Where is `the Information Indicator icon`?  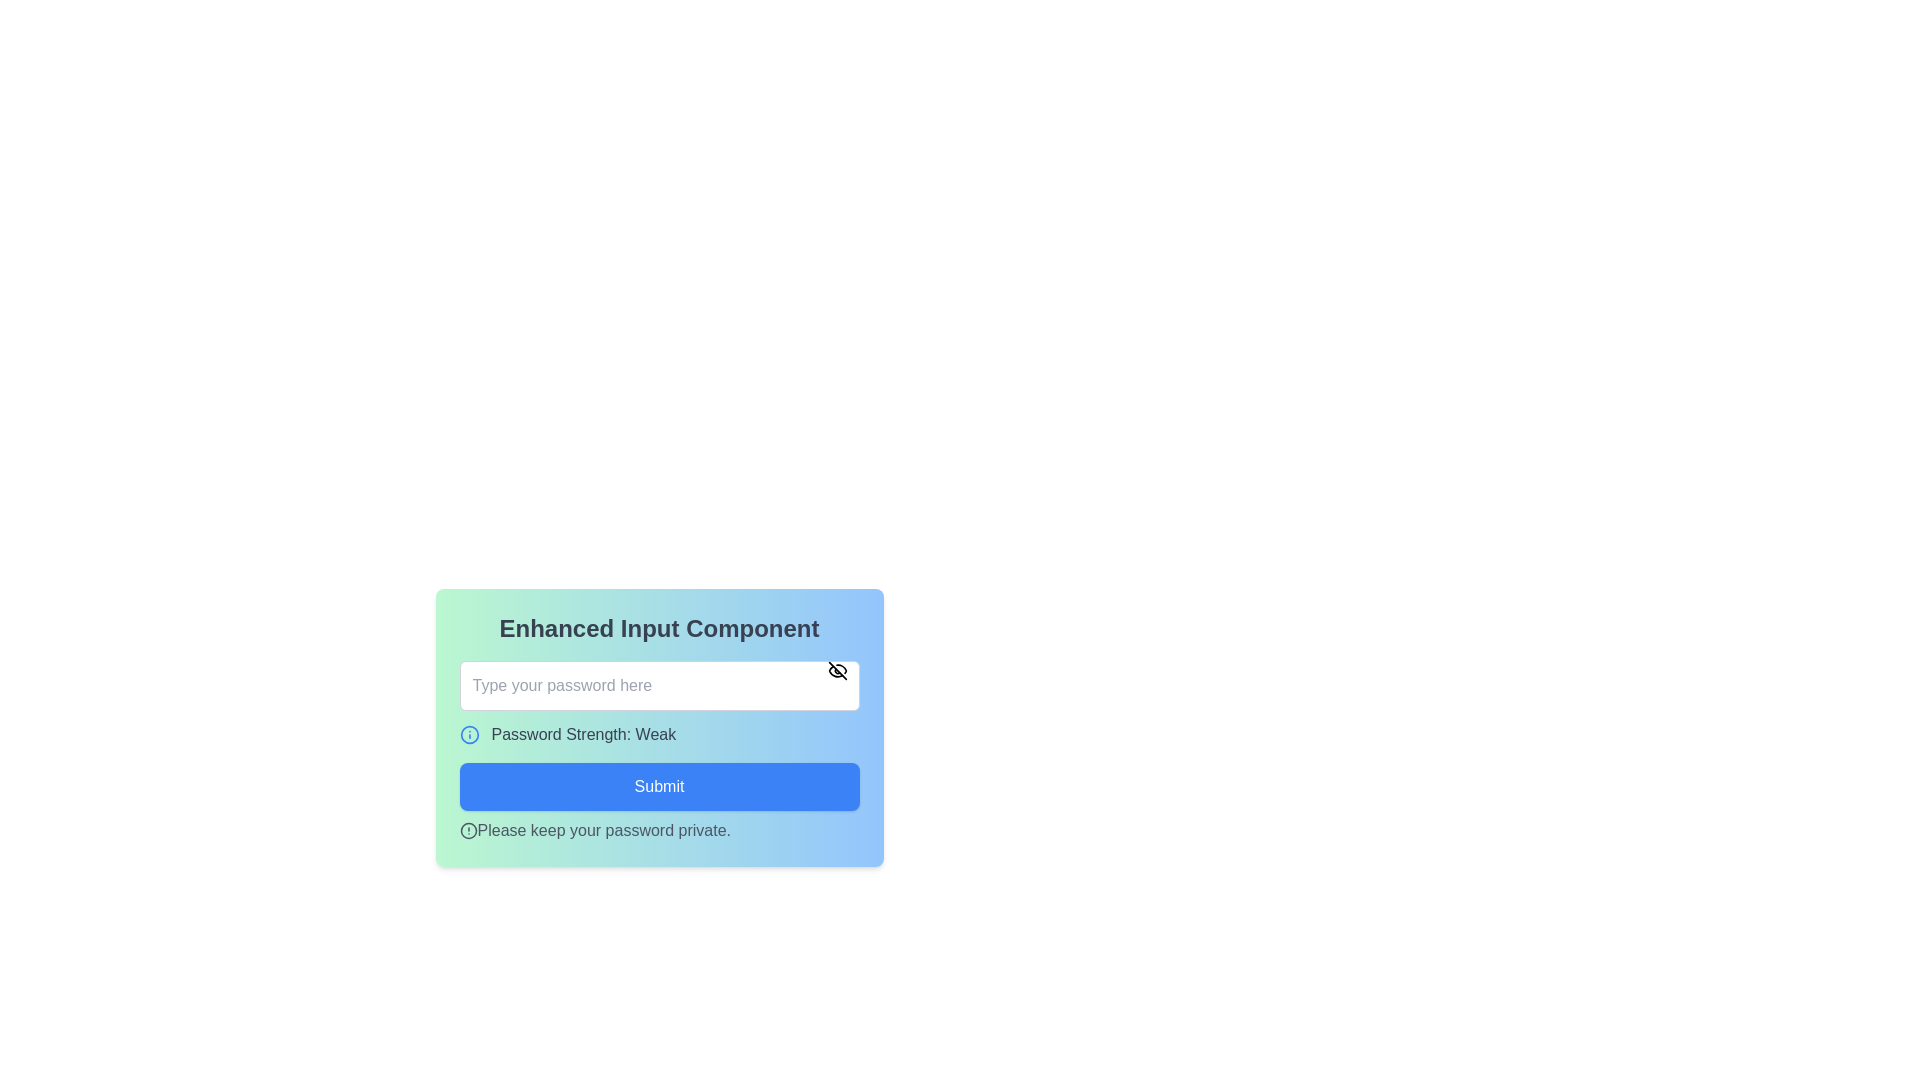
the Information Indicator icon is located at coordinates (468, 735).